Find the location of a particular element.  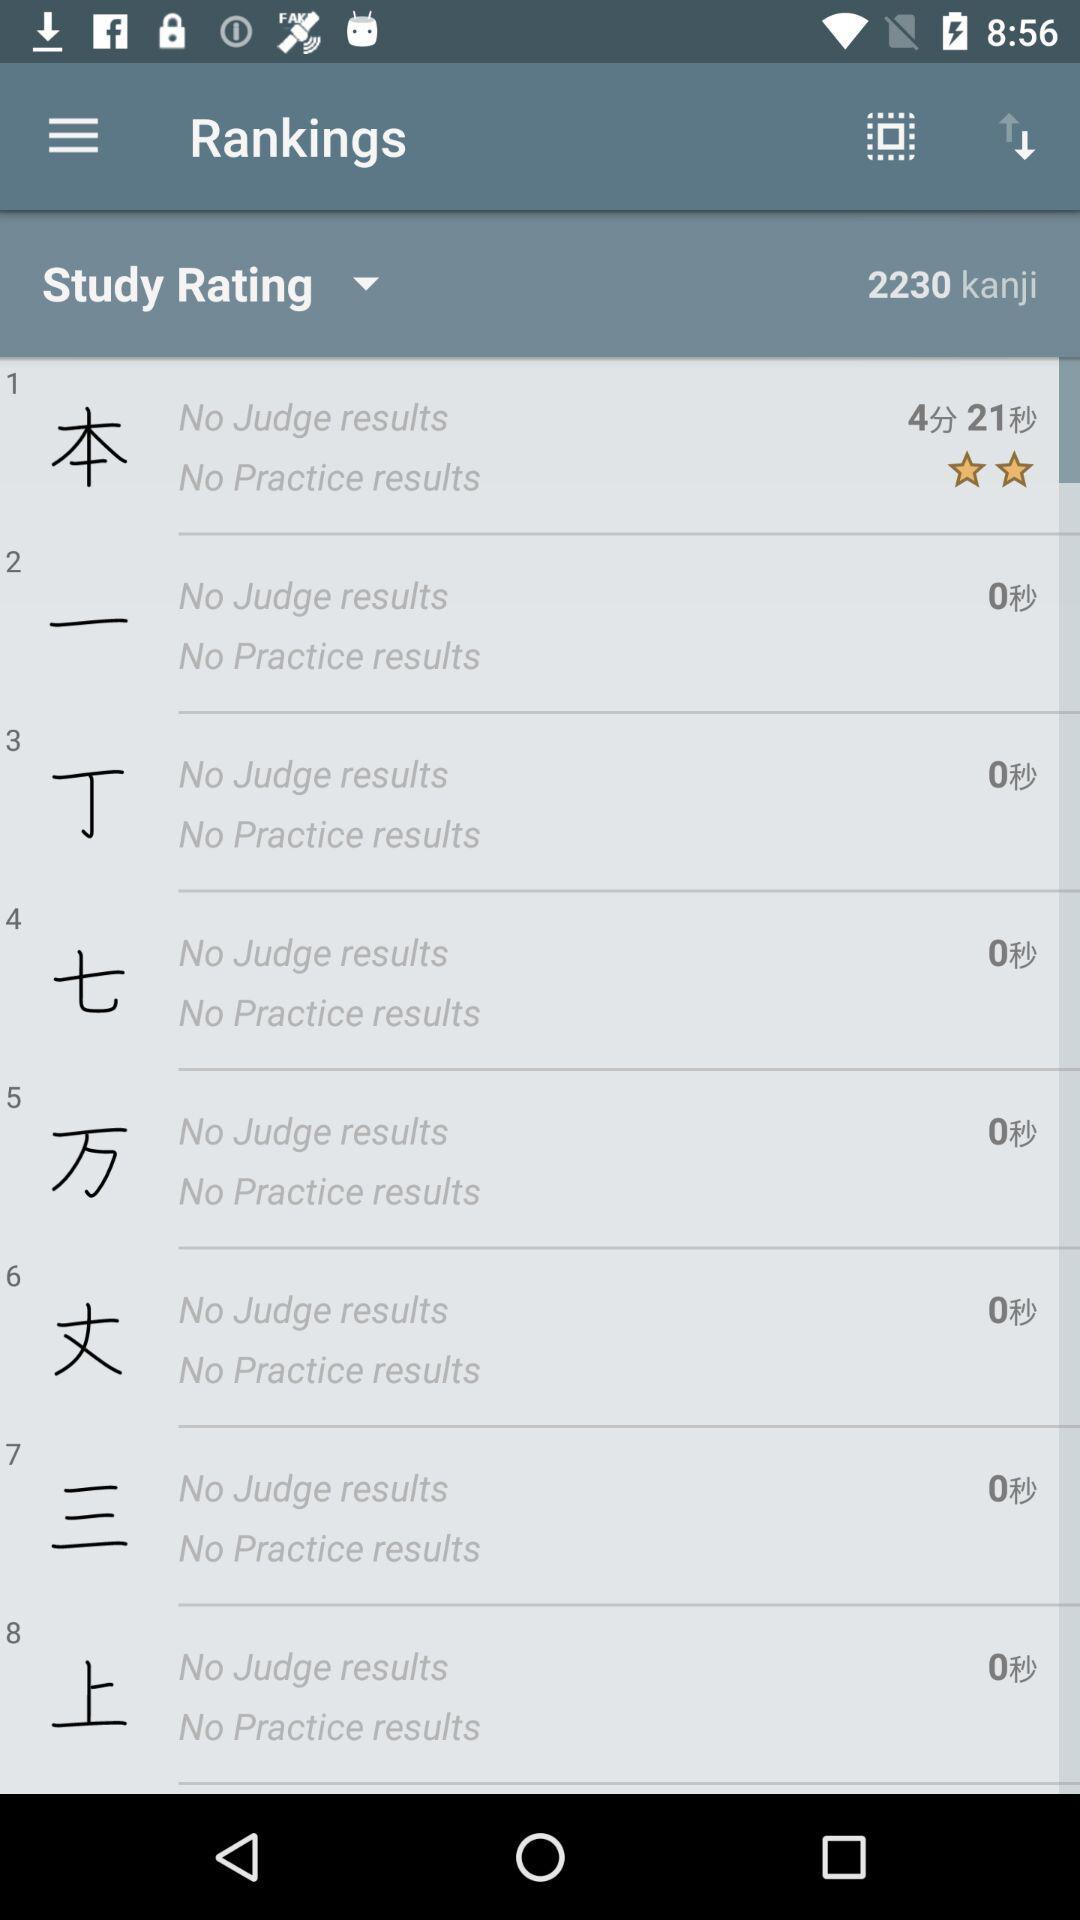

first icon right to rankings is located at coordinates (890, 136).